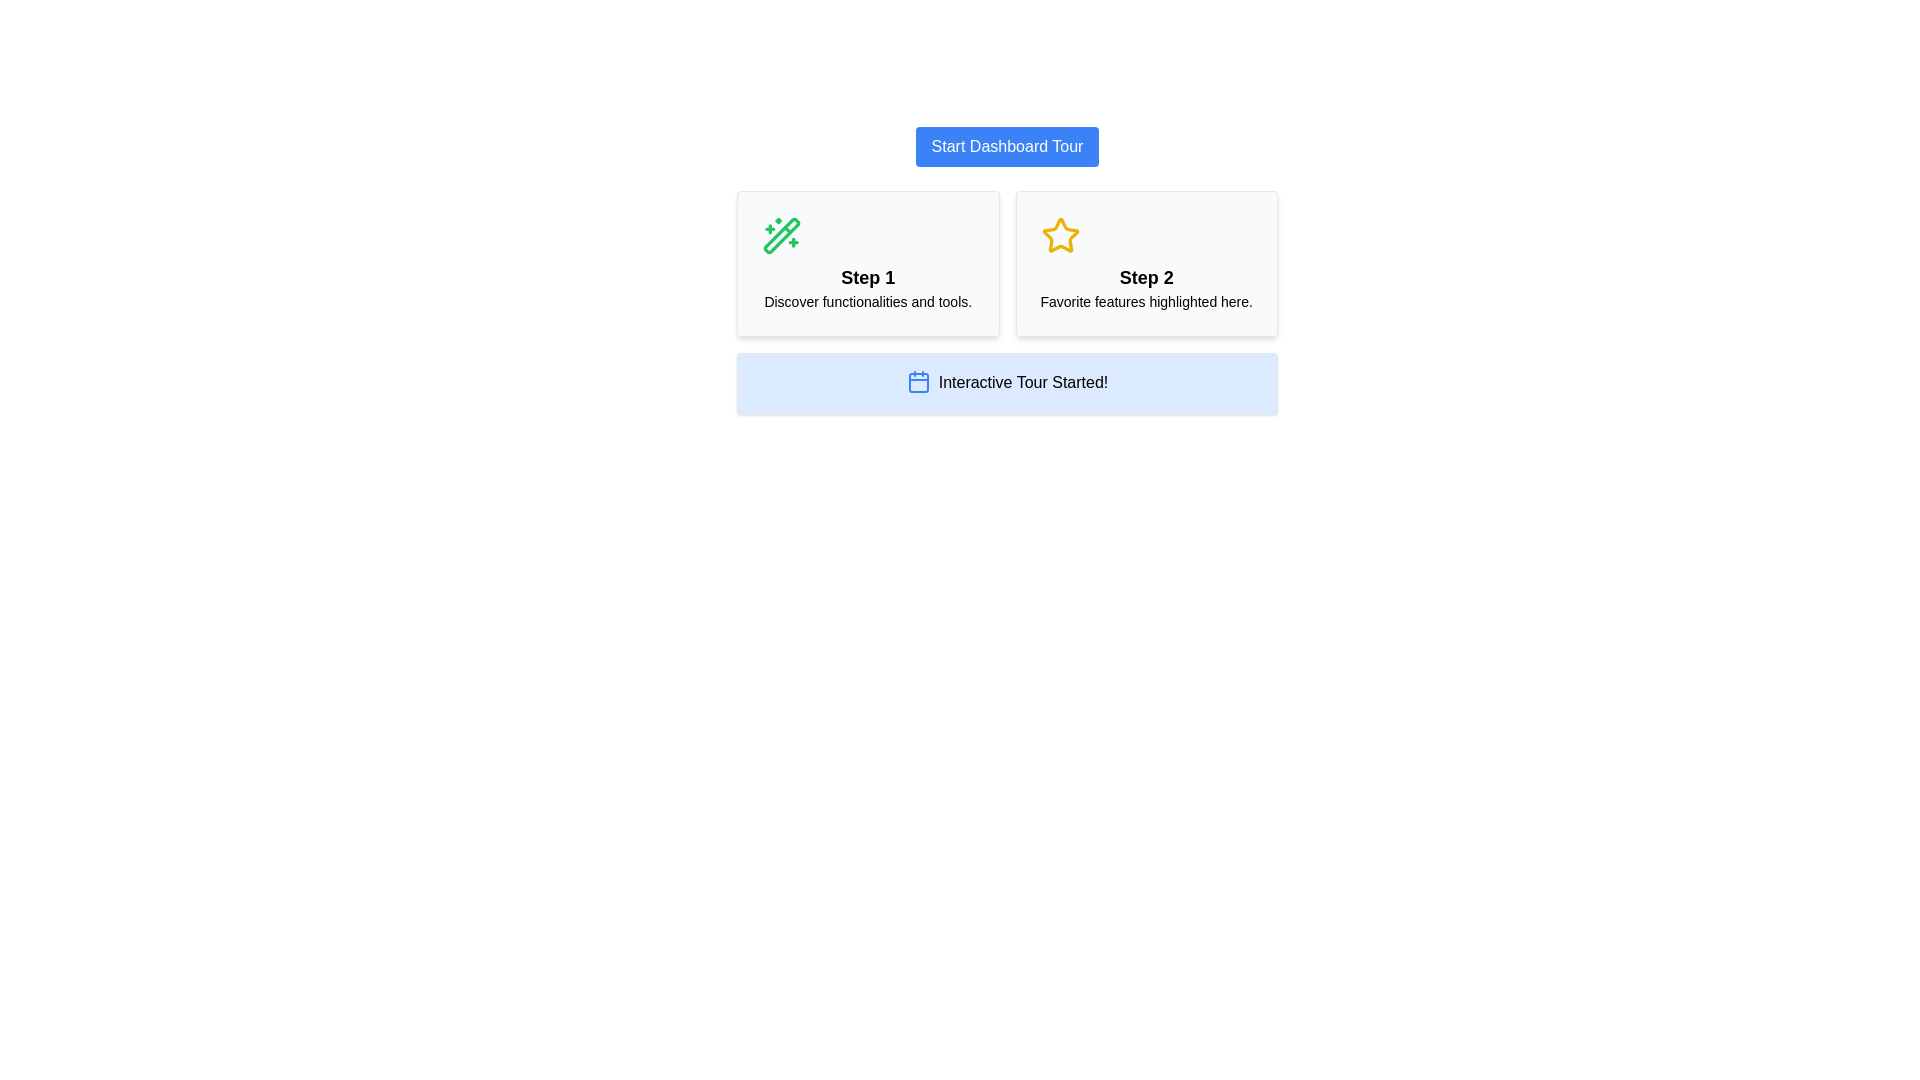 The image size is (1920, 1080). Describe the element at coordinates (1146, 262) in the screenshot. I see `text information from the second tutorial card that highlights favorite features, located in the grid layout to the right of 'Step 1'` at that location.